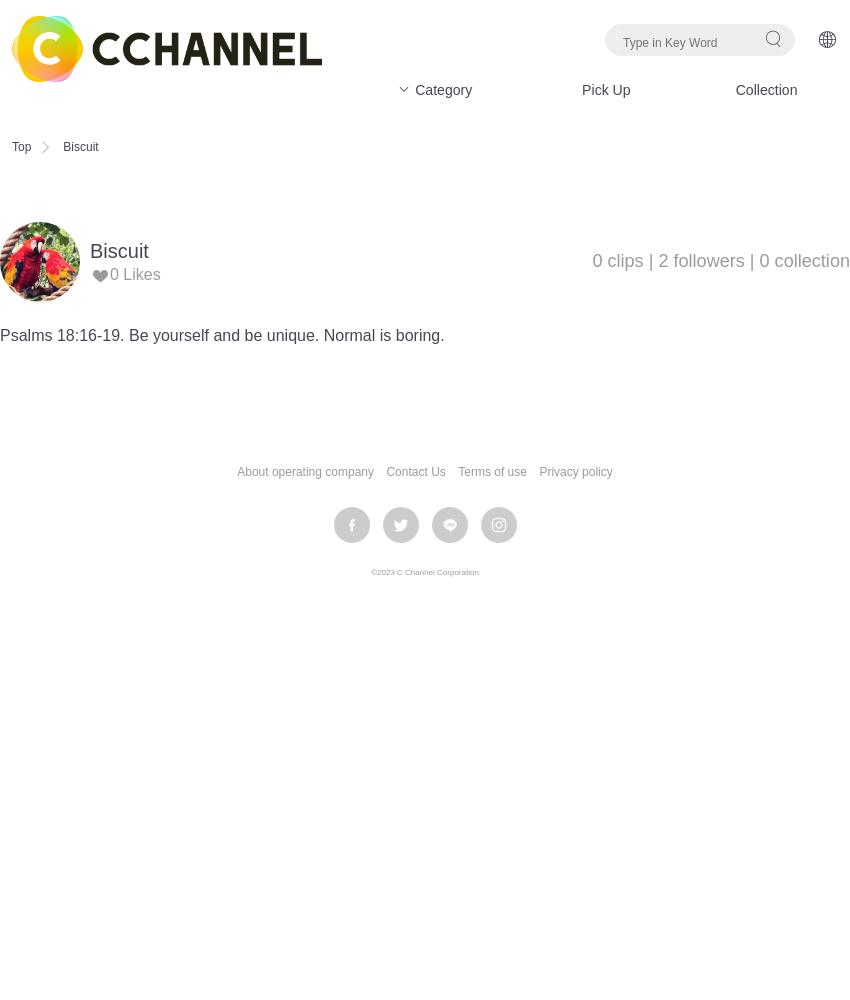  Describe the element at coordinates (304, 471) in the screenshot. I see `'About operating company'` at that location.